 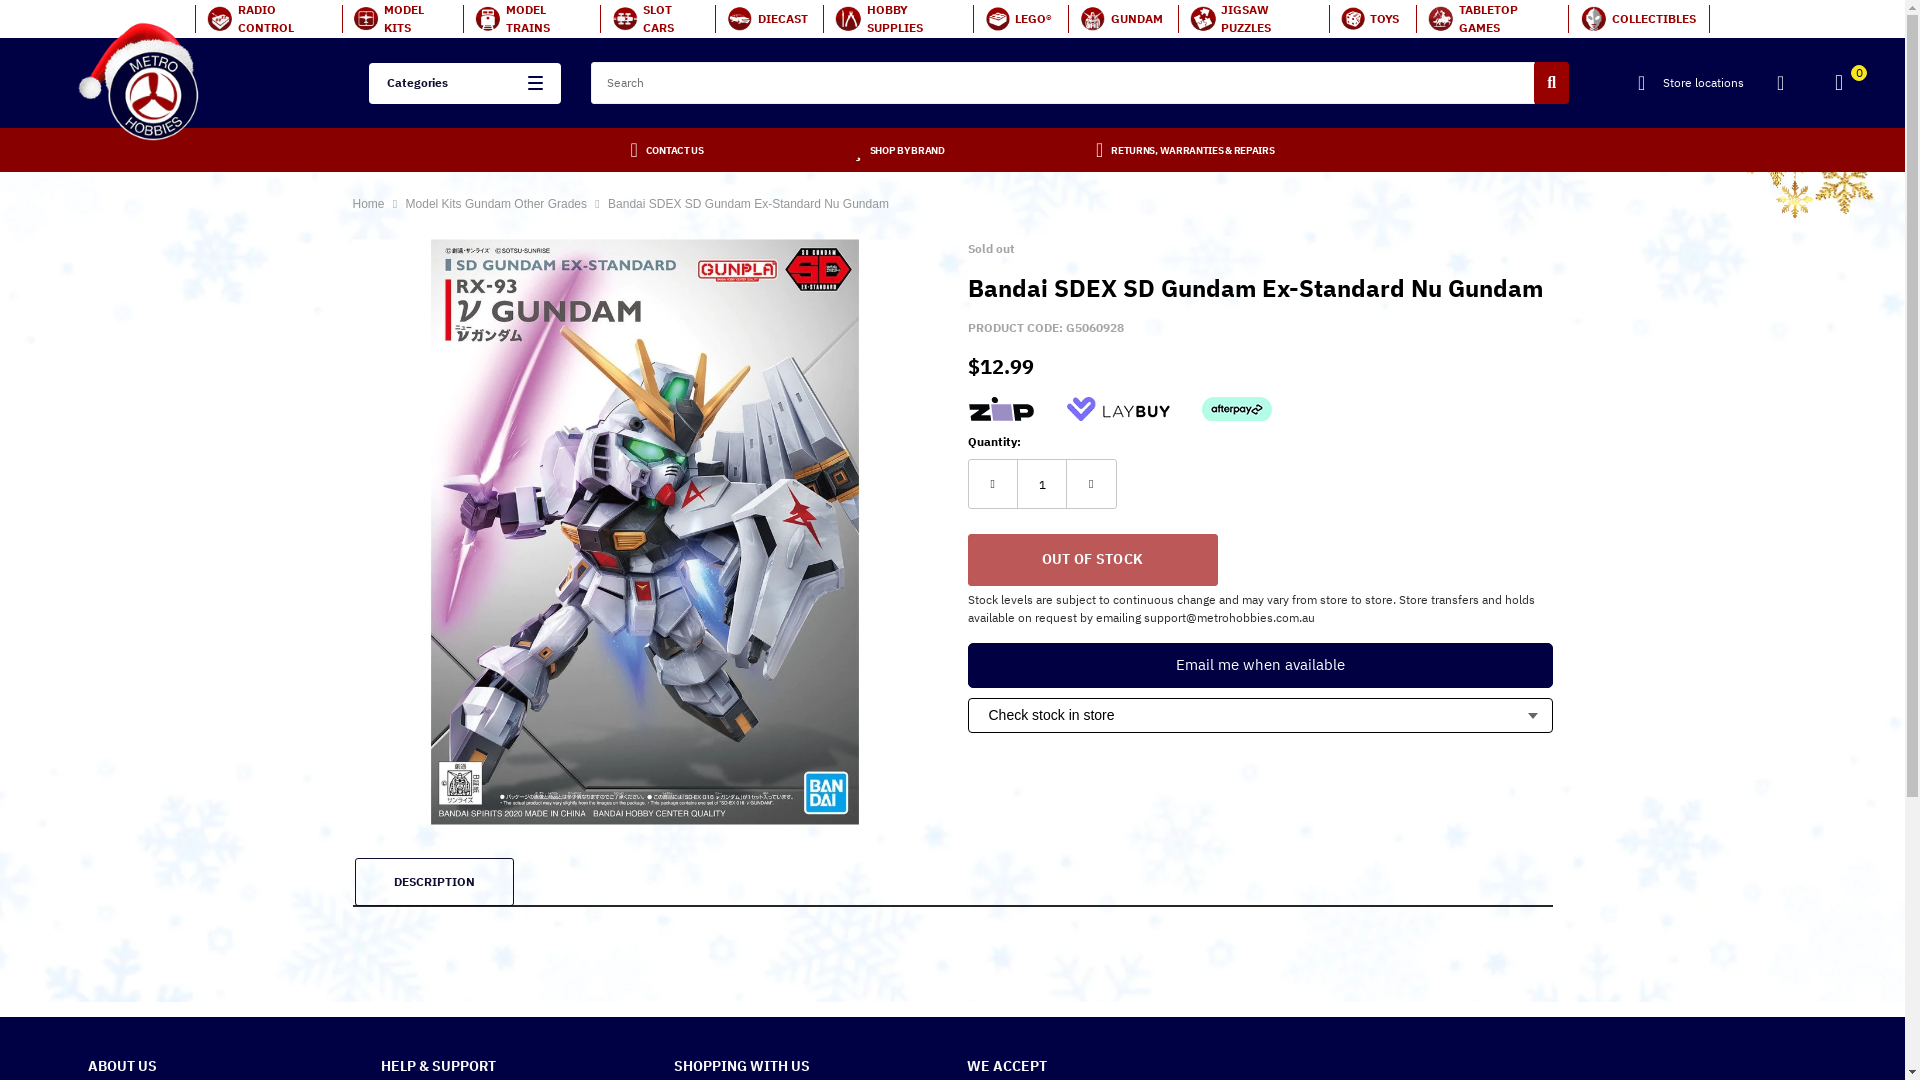 I want to click on 'Check stock in store', so click(x=1259, y=714).